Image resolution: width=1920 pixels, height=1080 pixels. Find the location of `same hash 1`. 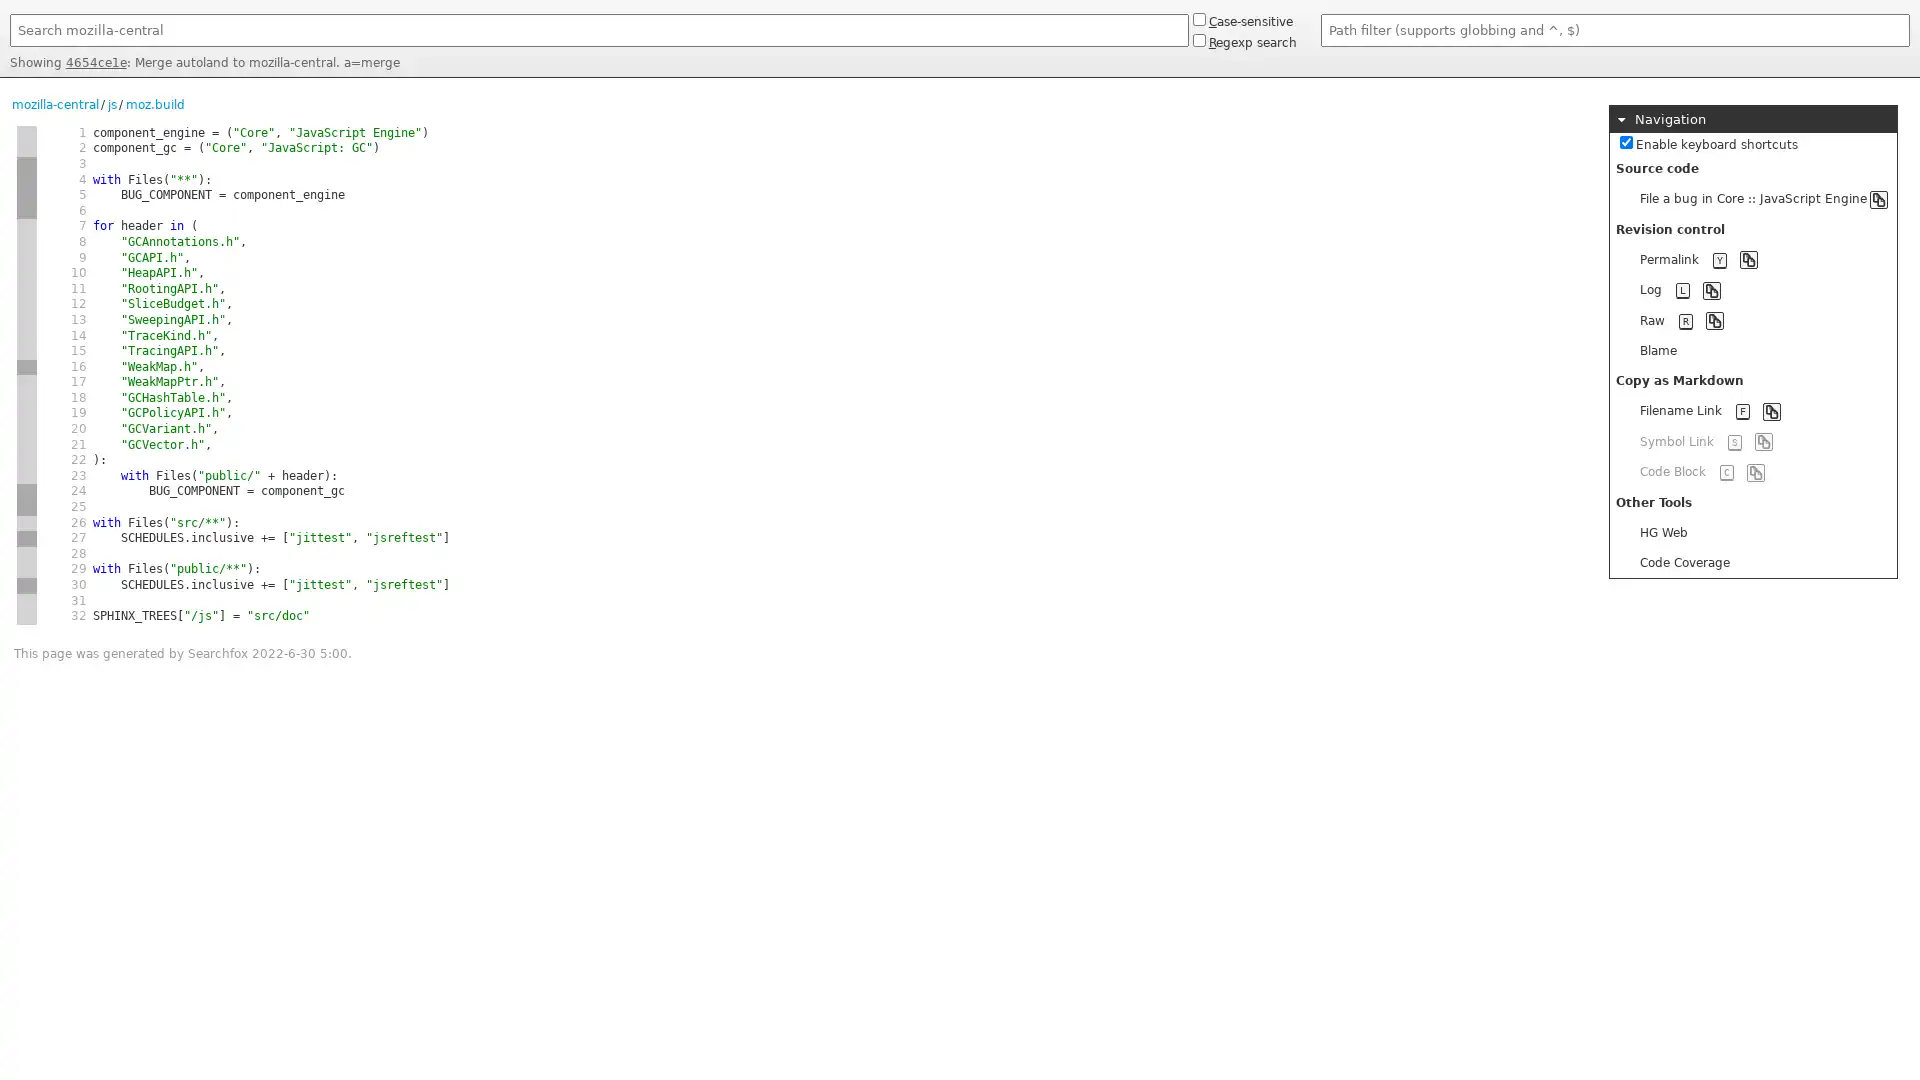

same hash 1 is located at coordinates (27, 443).